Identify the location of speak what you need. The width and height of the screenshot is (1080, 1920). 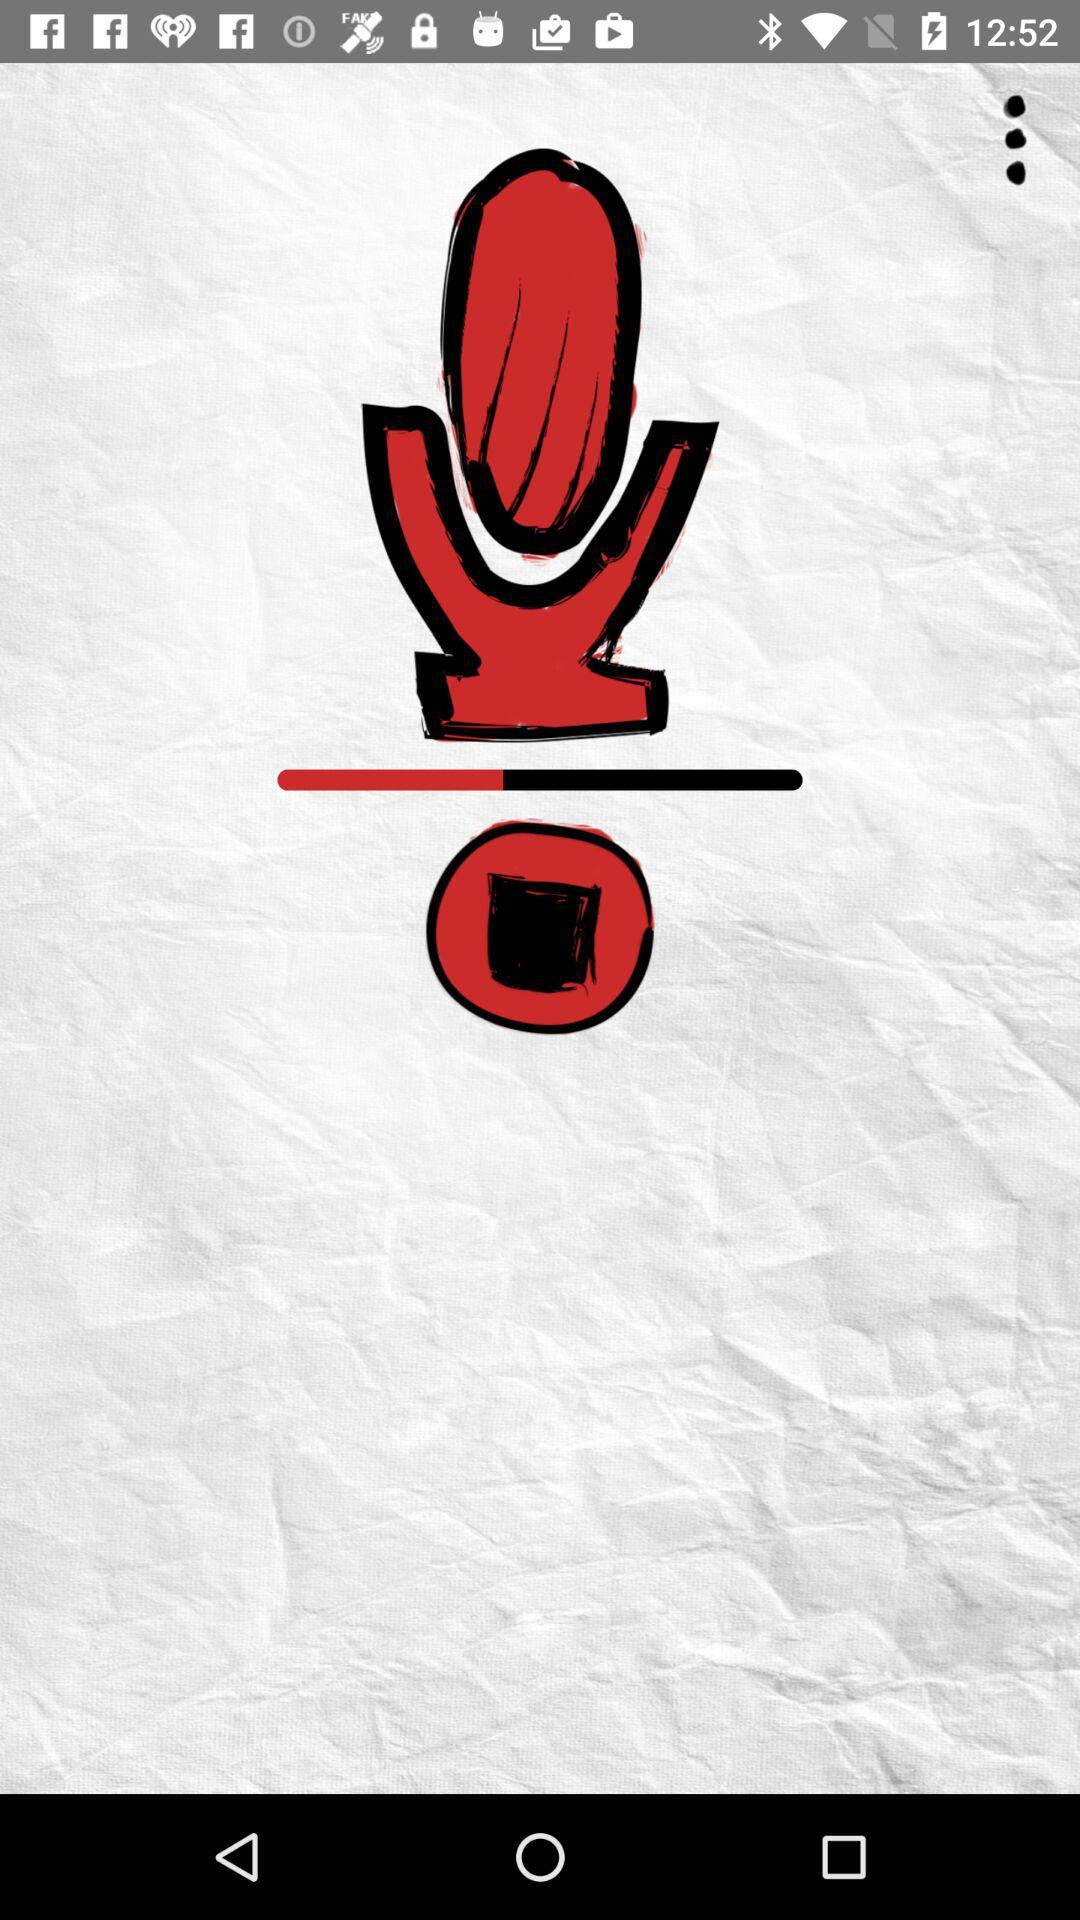
(540, 444).